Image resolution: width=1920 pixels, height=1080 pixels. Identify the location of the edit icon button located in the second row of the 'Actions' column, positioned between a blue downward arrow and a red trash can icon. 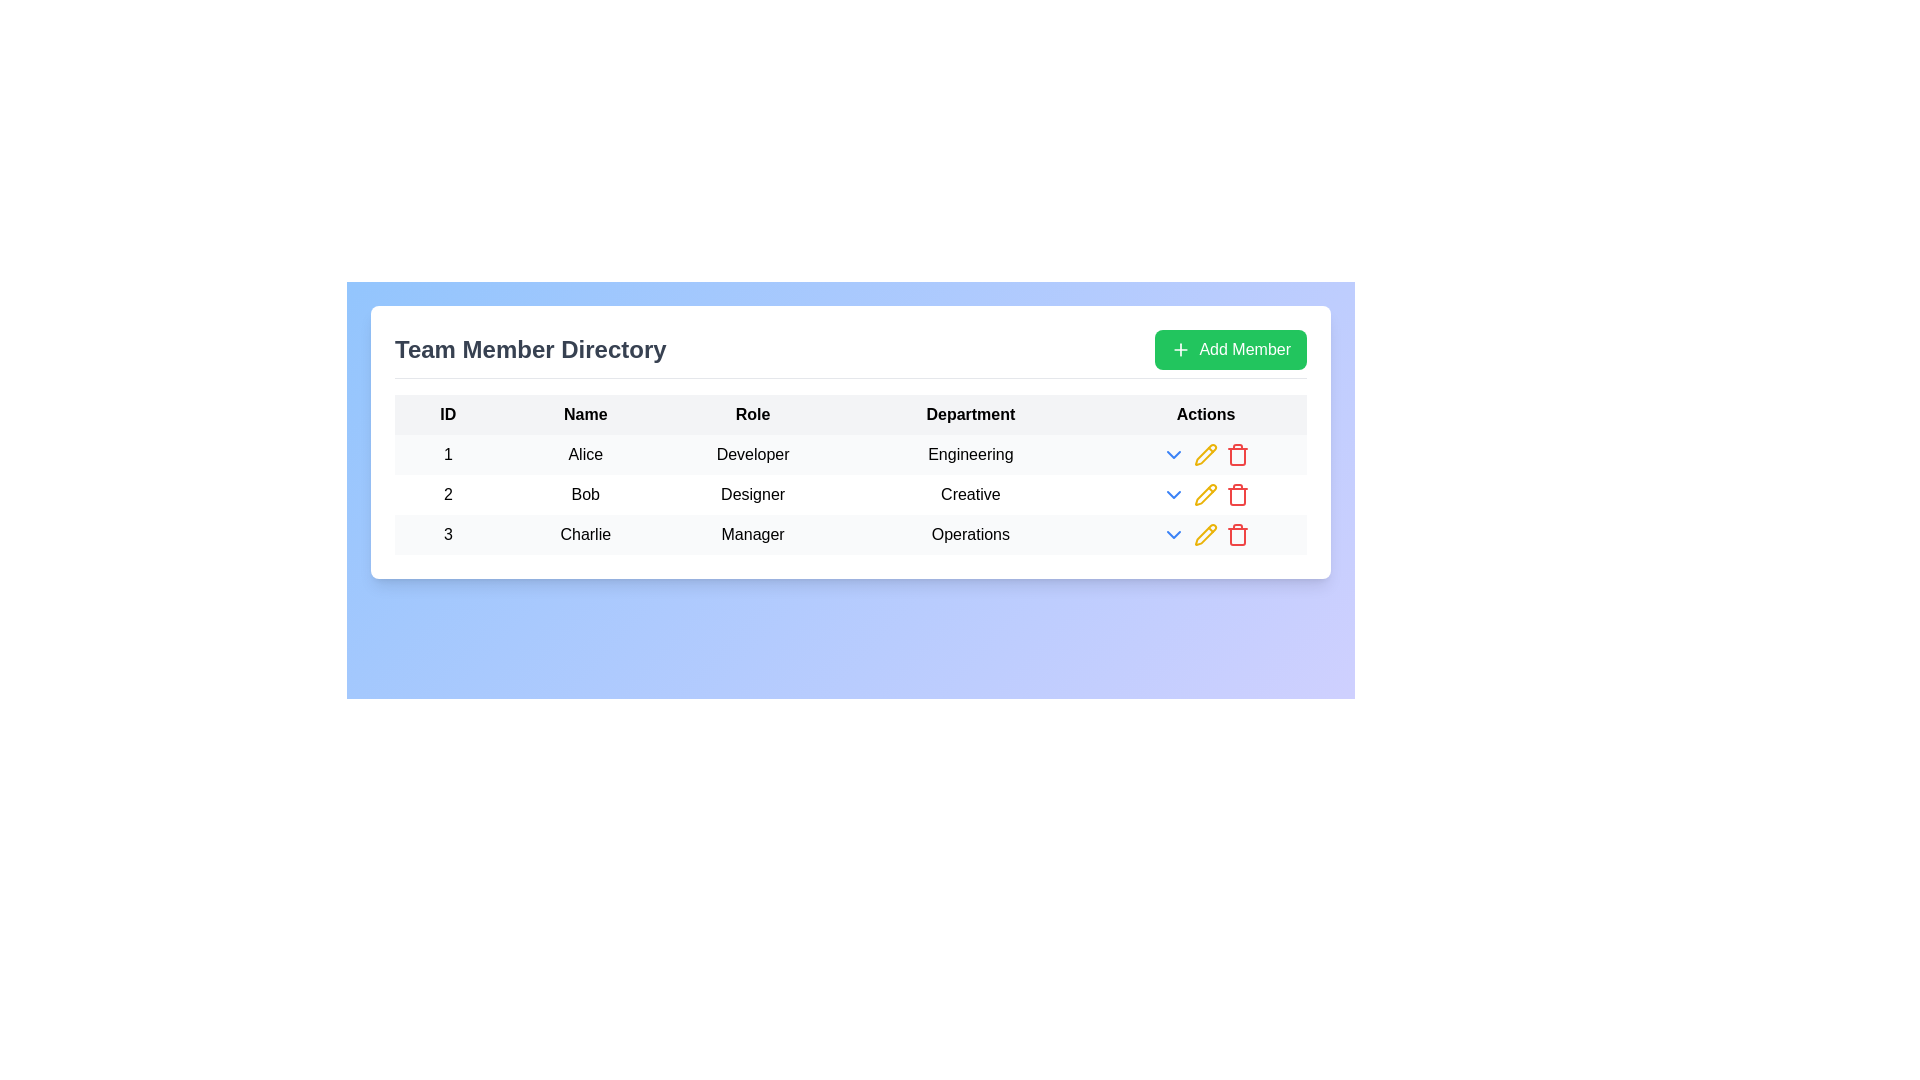
(1205, 494).